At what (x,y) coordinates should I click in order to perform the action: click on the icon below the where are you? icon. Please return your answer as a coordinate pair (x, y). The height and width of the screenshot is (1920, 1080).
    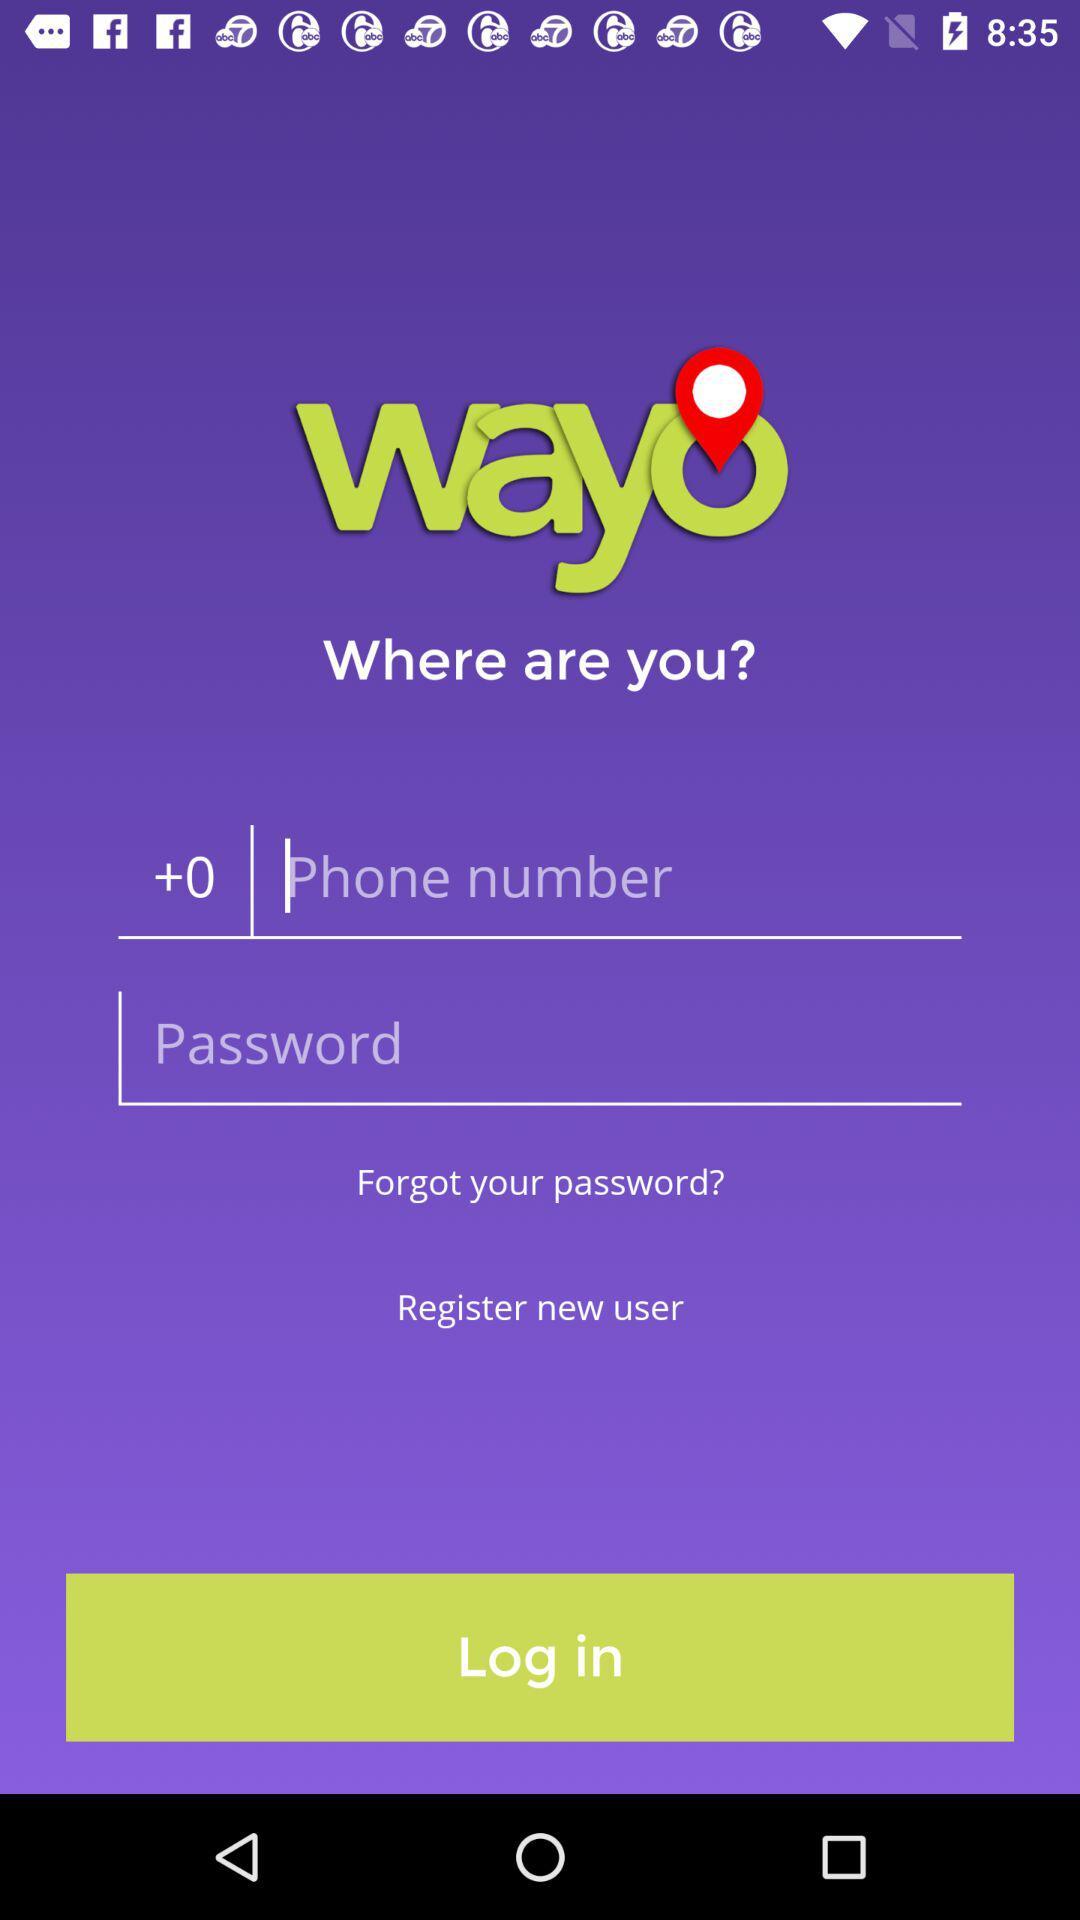
    Looking at the image, I should click on (604, 881).